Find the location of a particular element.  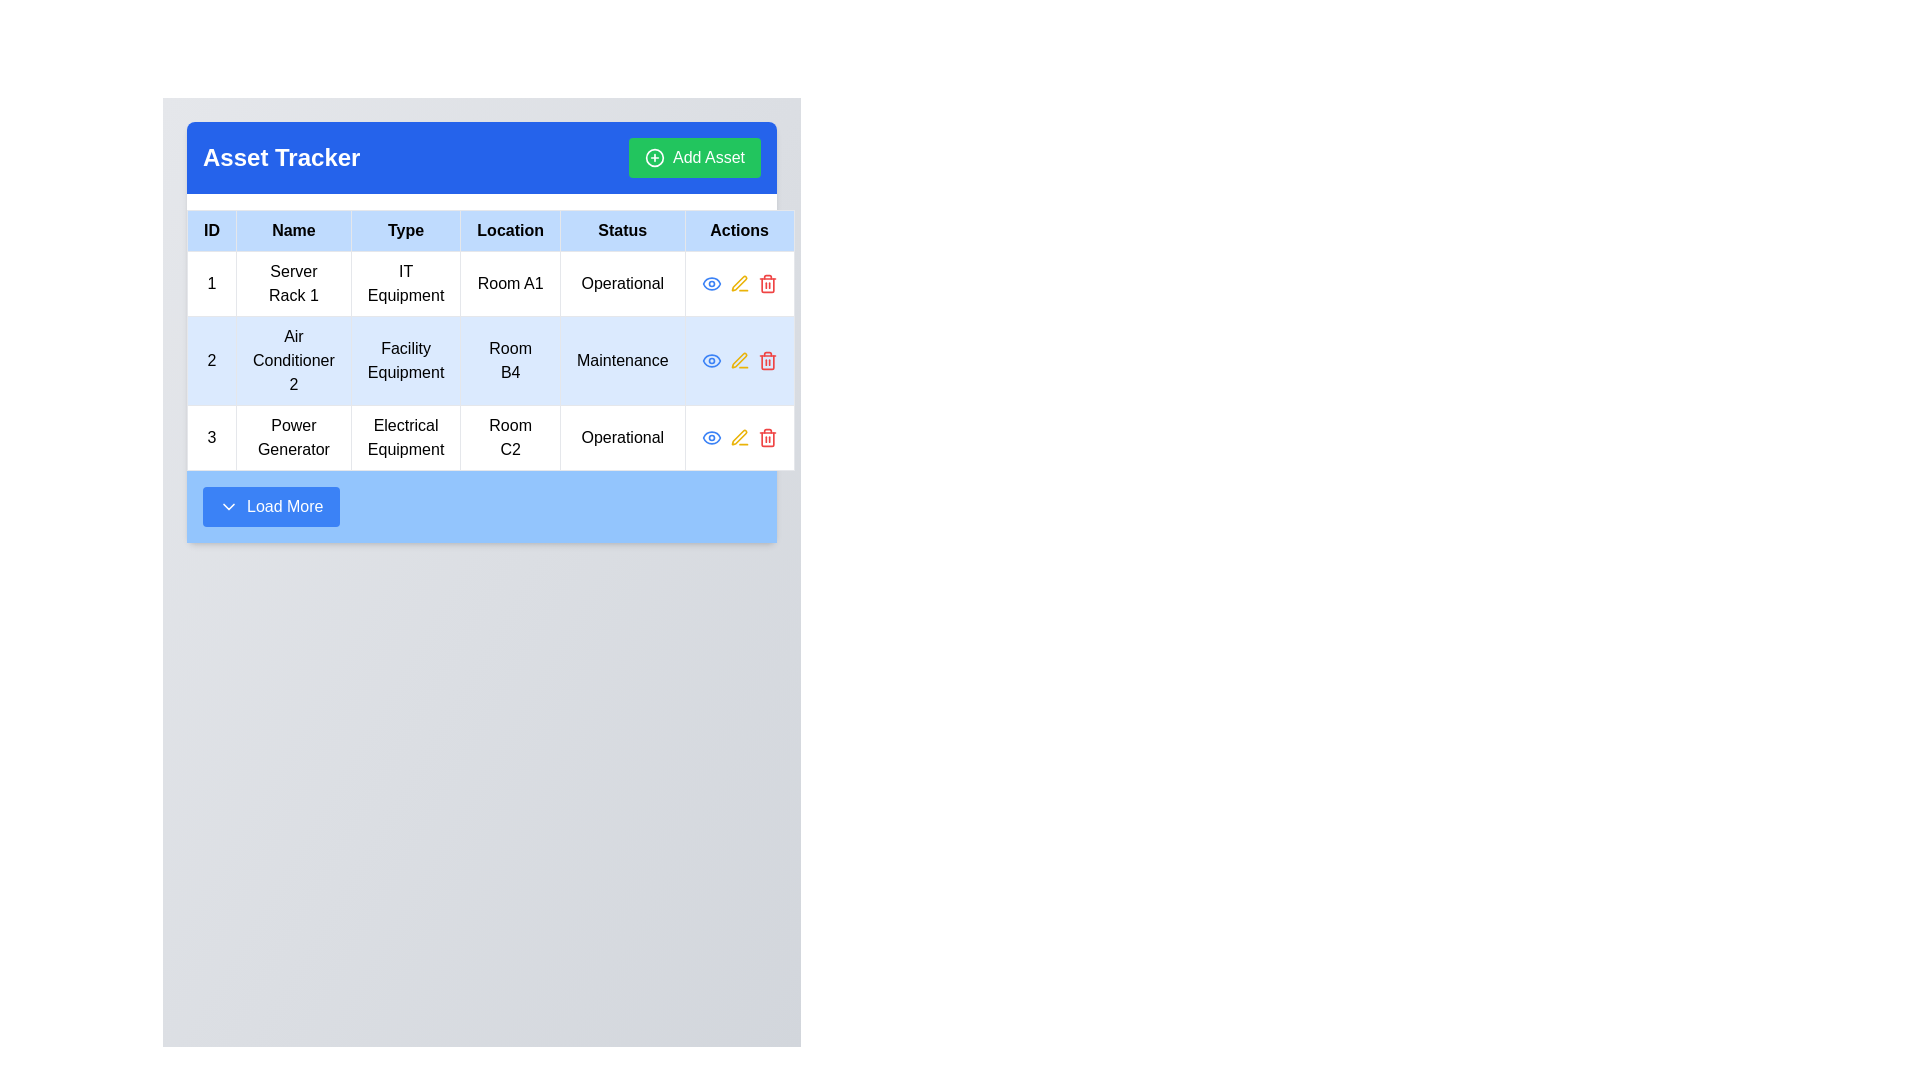

the delete button located at the third position in the 'Actions' column of the last row of the table is located at coordinates (766, 437).